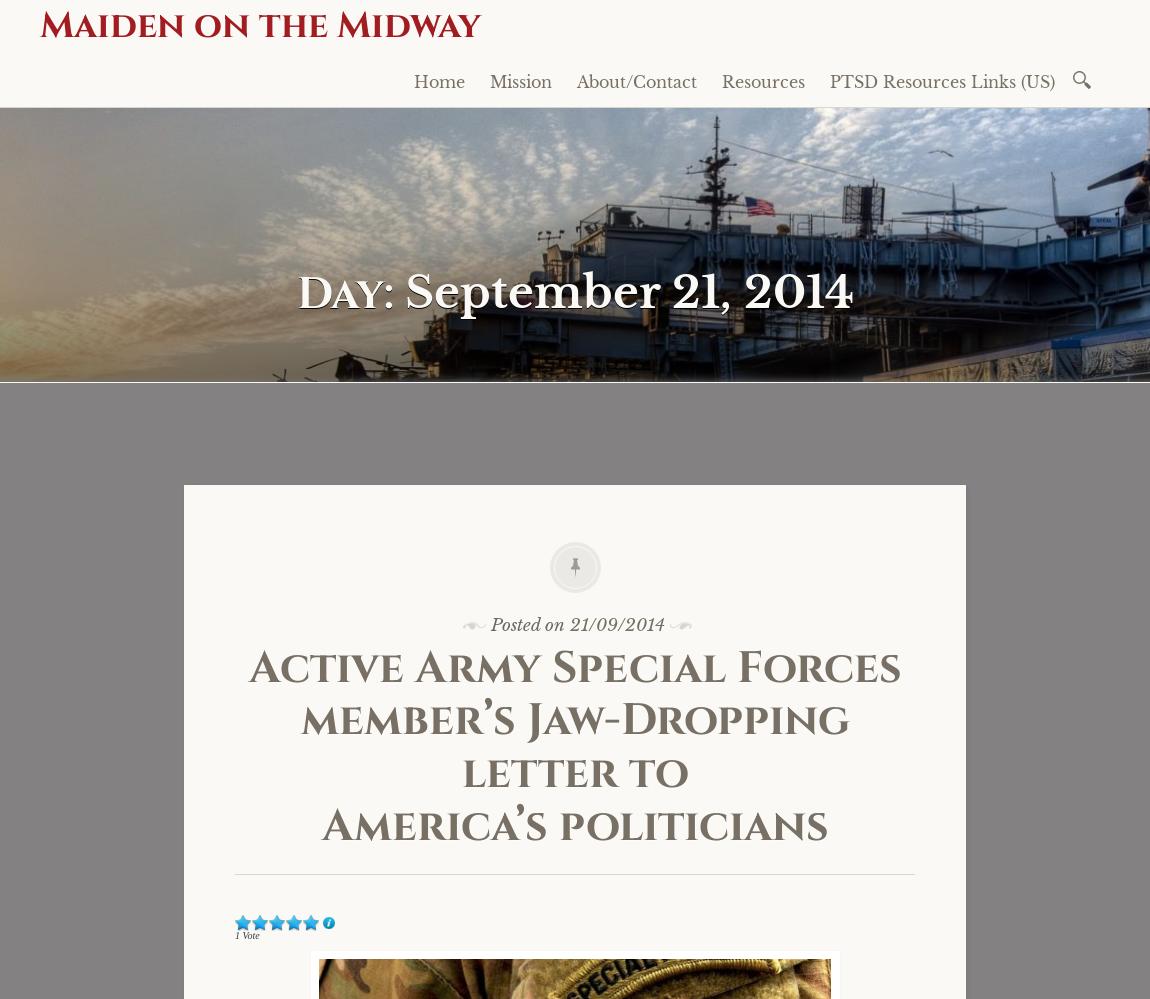  Describe the element at coordinates (574, 745) in the screenshot. I see `'Active Army Special Forces member’s Jaw-Dropping letter to America’s politicians'` at that location.